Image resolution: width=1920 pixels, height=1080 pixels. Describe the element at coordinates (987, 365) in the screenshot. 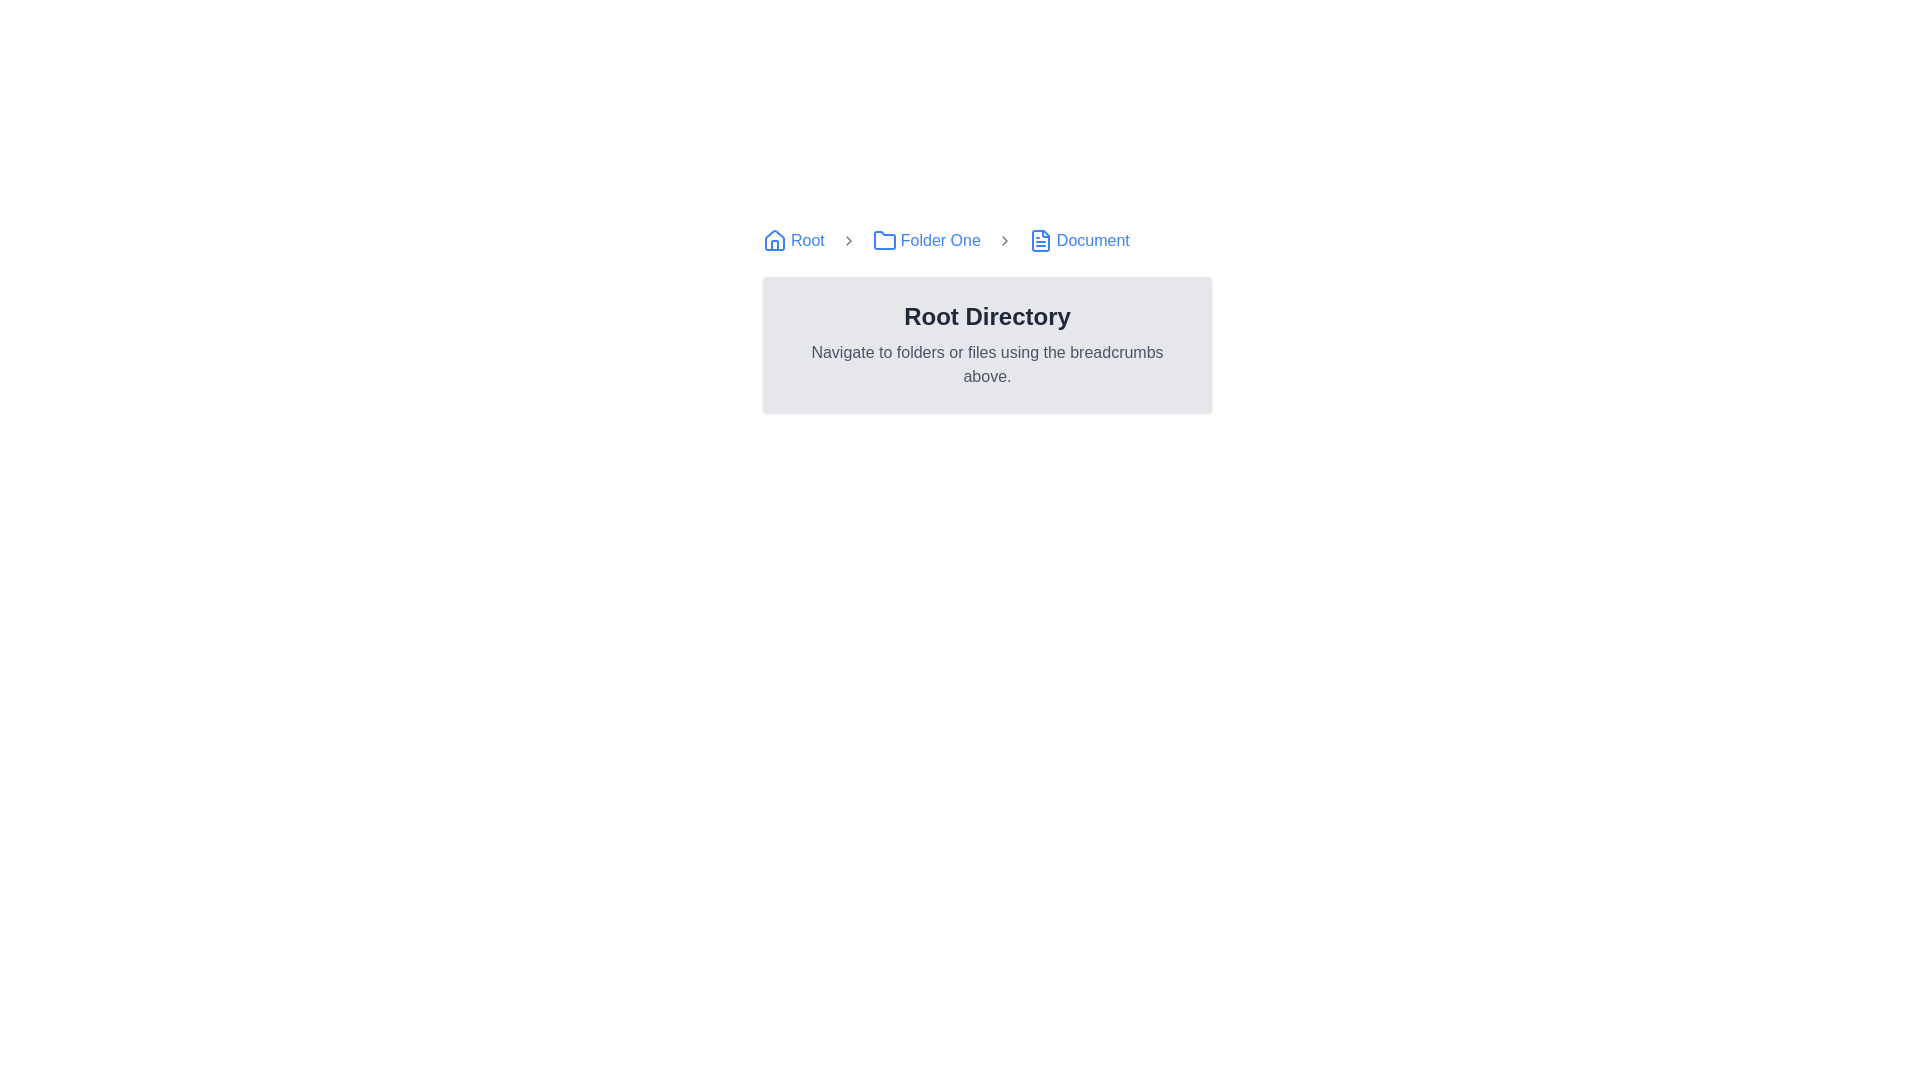

I see `the static text element that provides guidance on navigating the application, located below the 'Root Directory' heading` at that location.